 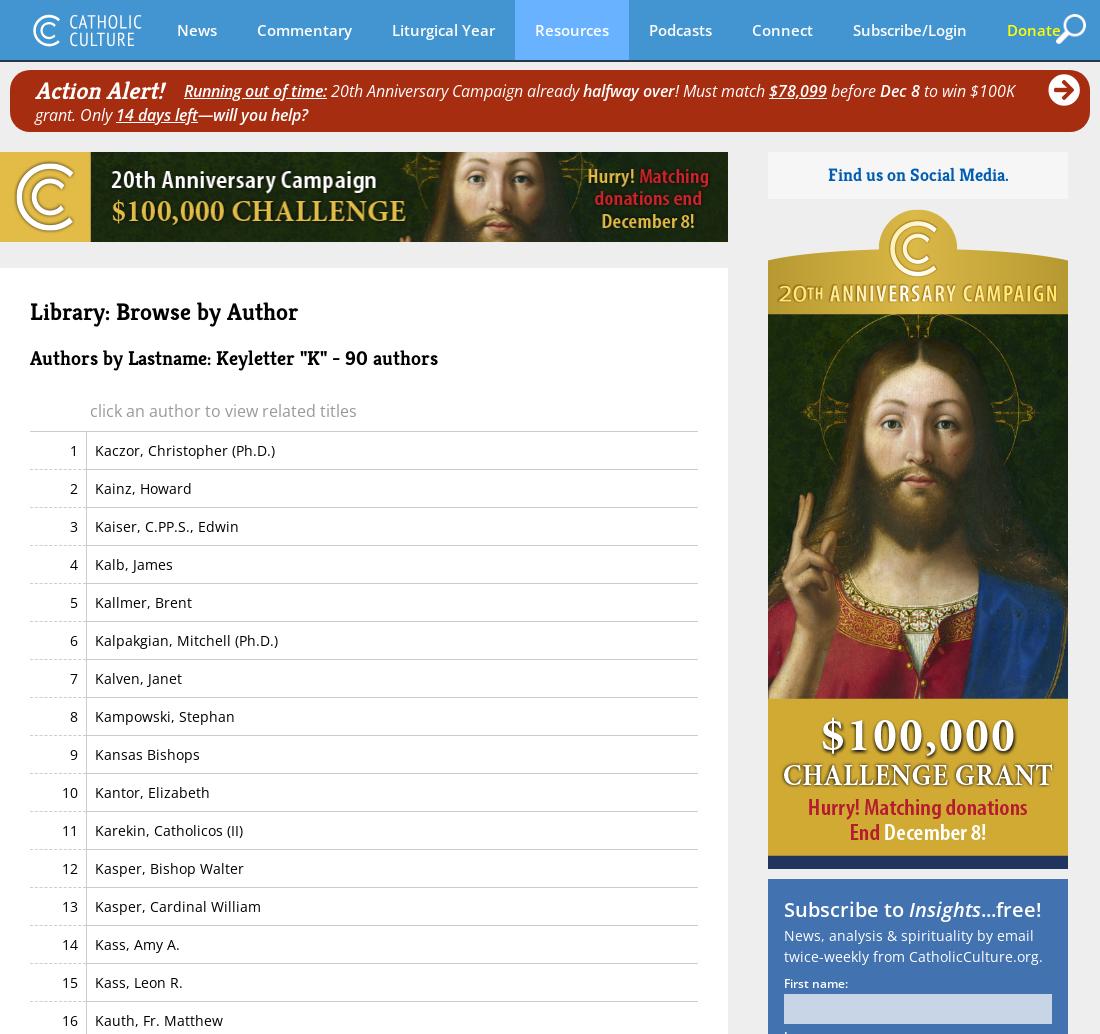 What do you see at coordinates (74, 639) in the screenshot?
I see `'6'` at bounding box center [74, 639].